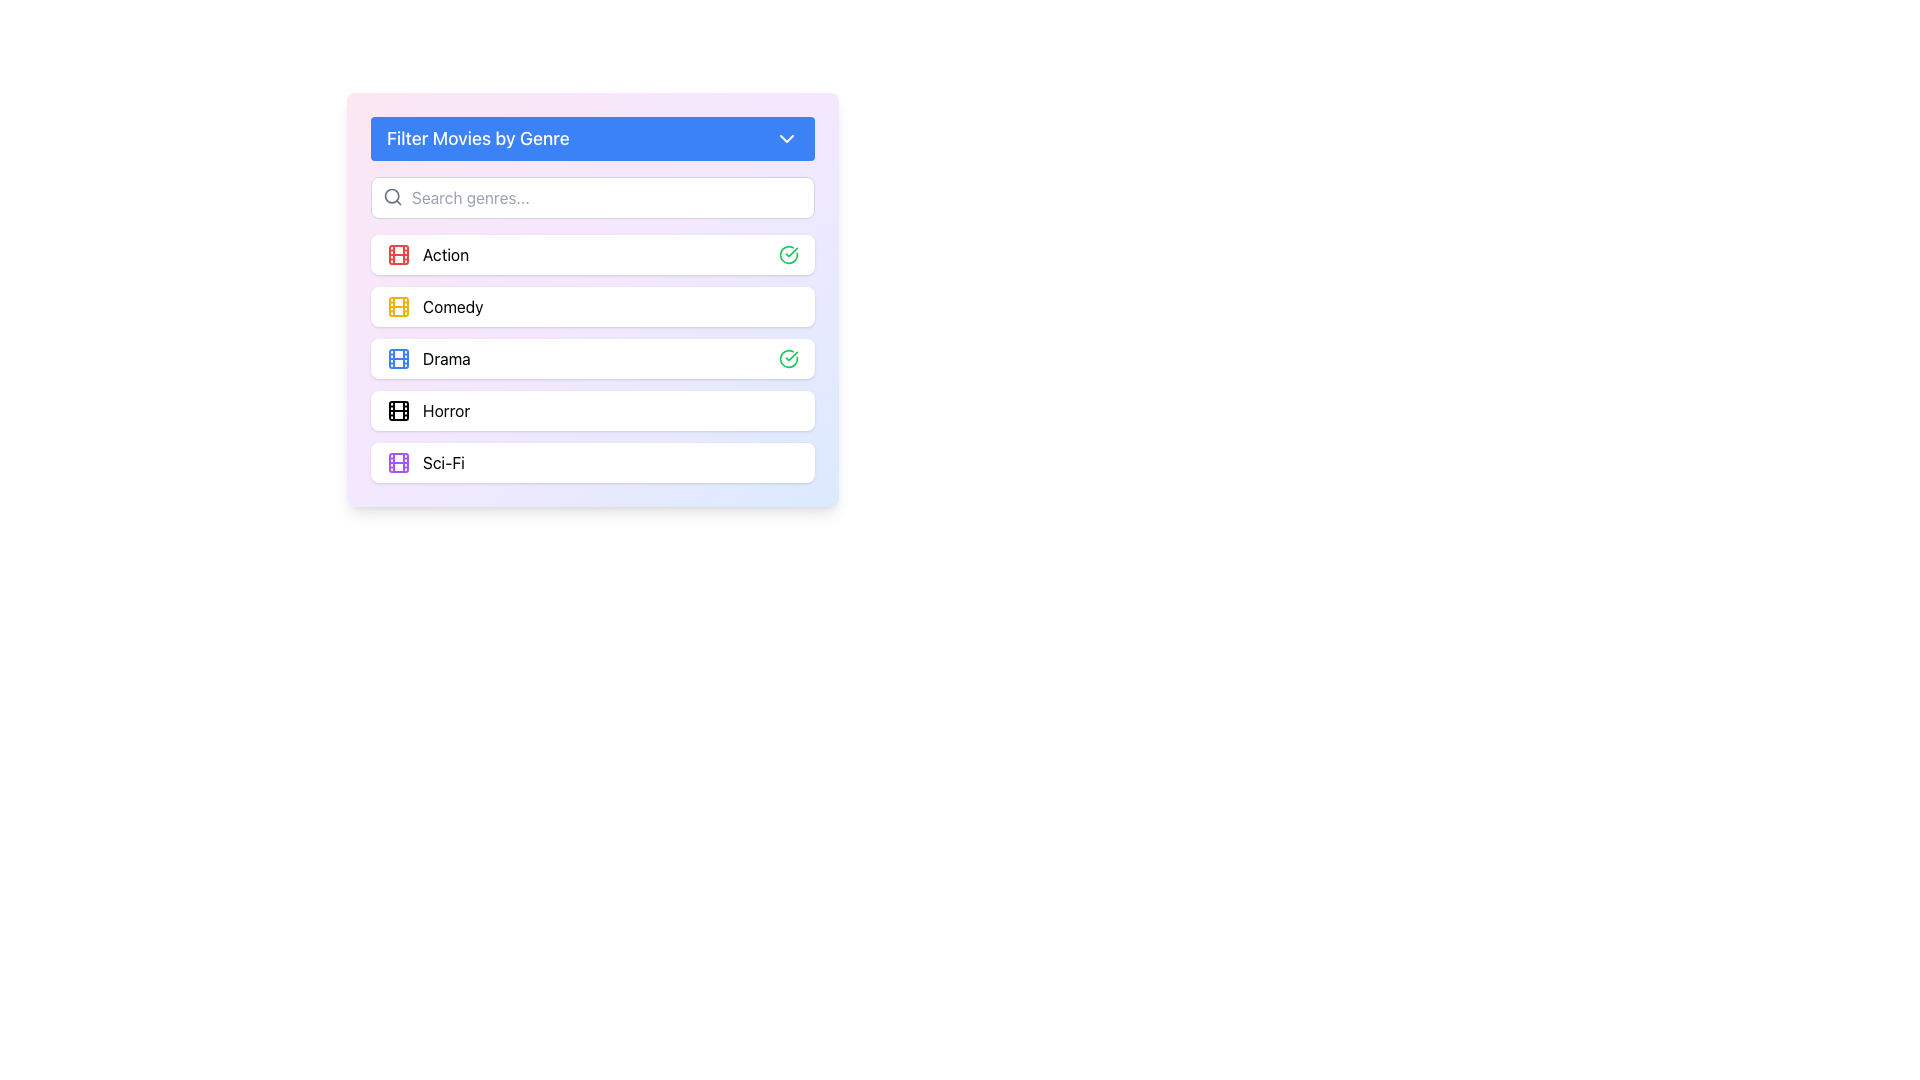 The width and height of the screenshot is (1920, 1080). Describe the element at coordinates (426, 253) in the screenshot. I see `the 'Action' genre text with icon, which is the first item in the list beneath the 'Filter Movies by Genre' header` at that location.